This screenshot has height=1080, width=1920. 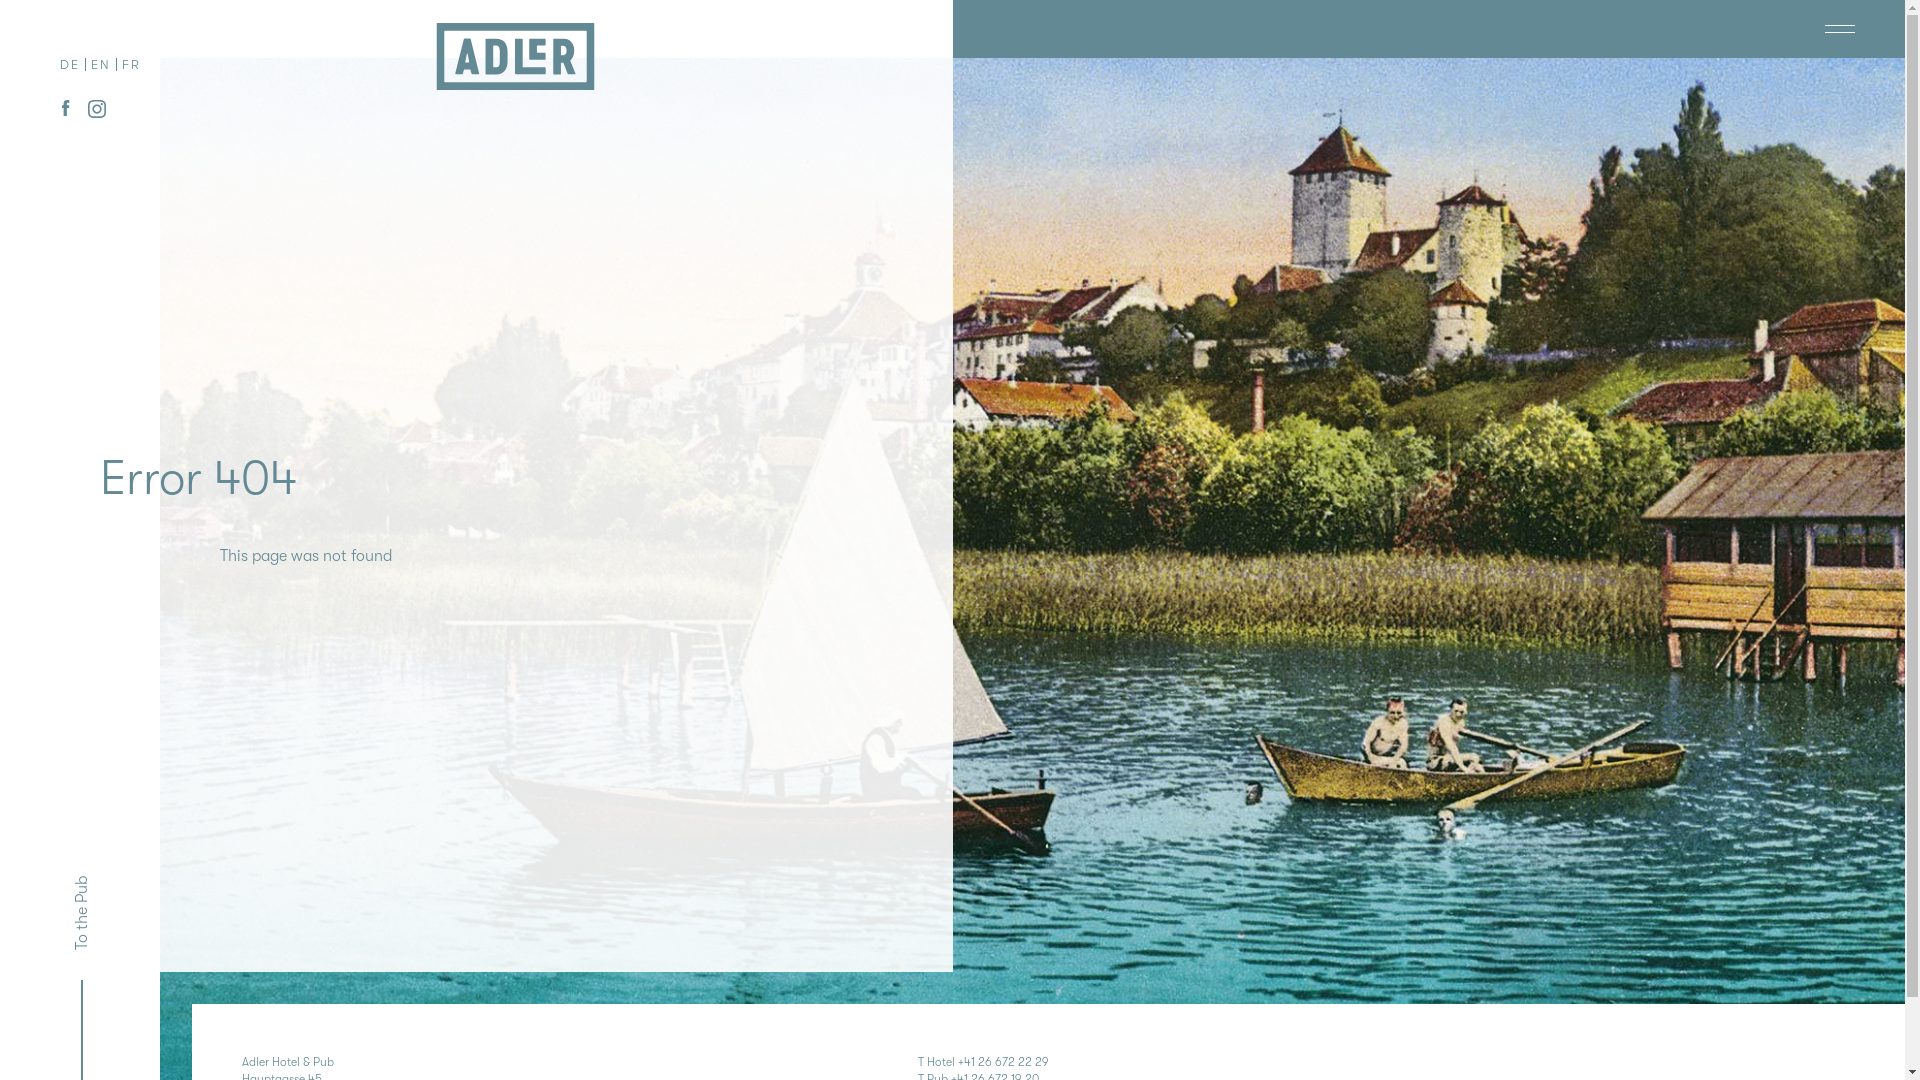 What do you see at coordinates (130, 64) in the screenshot?
I see `'FR'` at bounding box center [130, 64].